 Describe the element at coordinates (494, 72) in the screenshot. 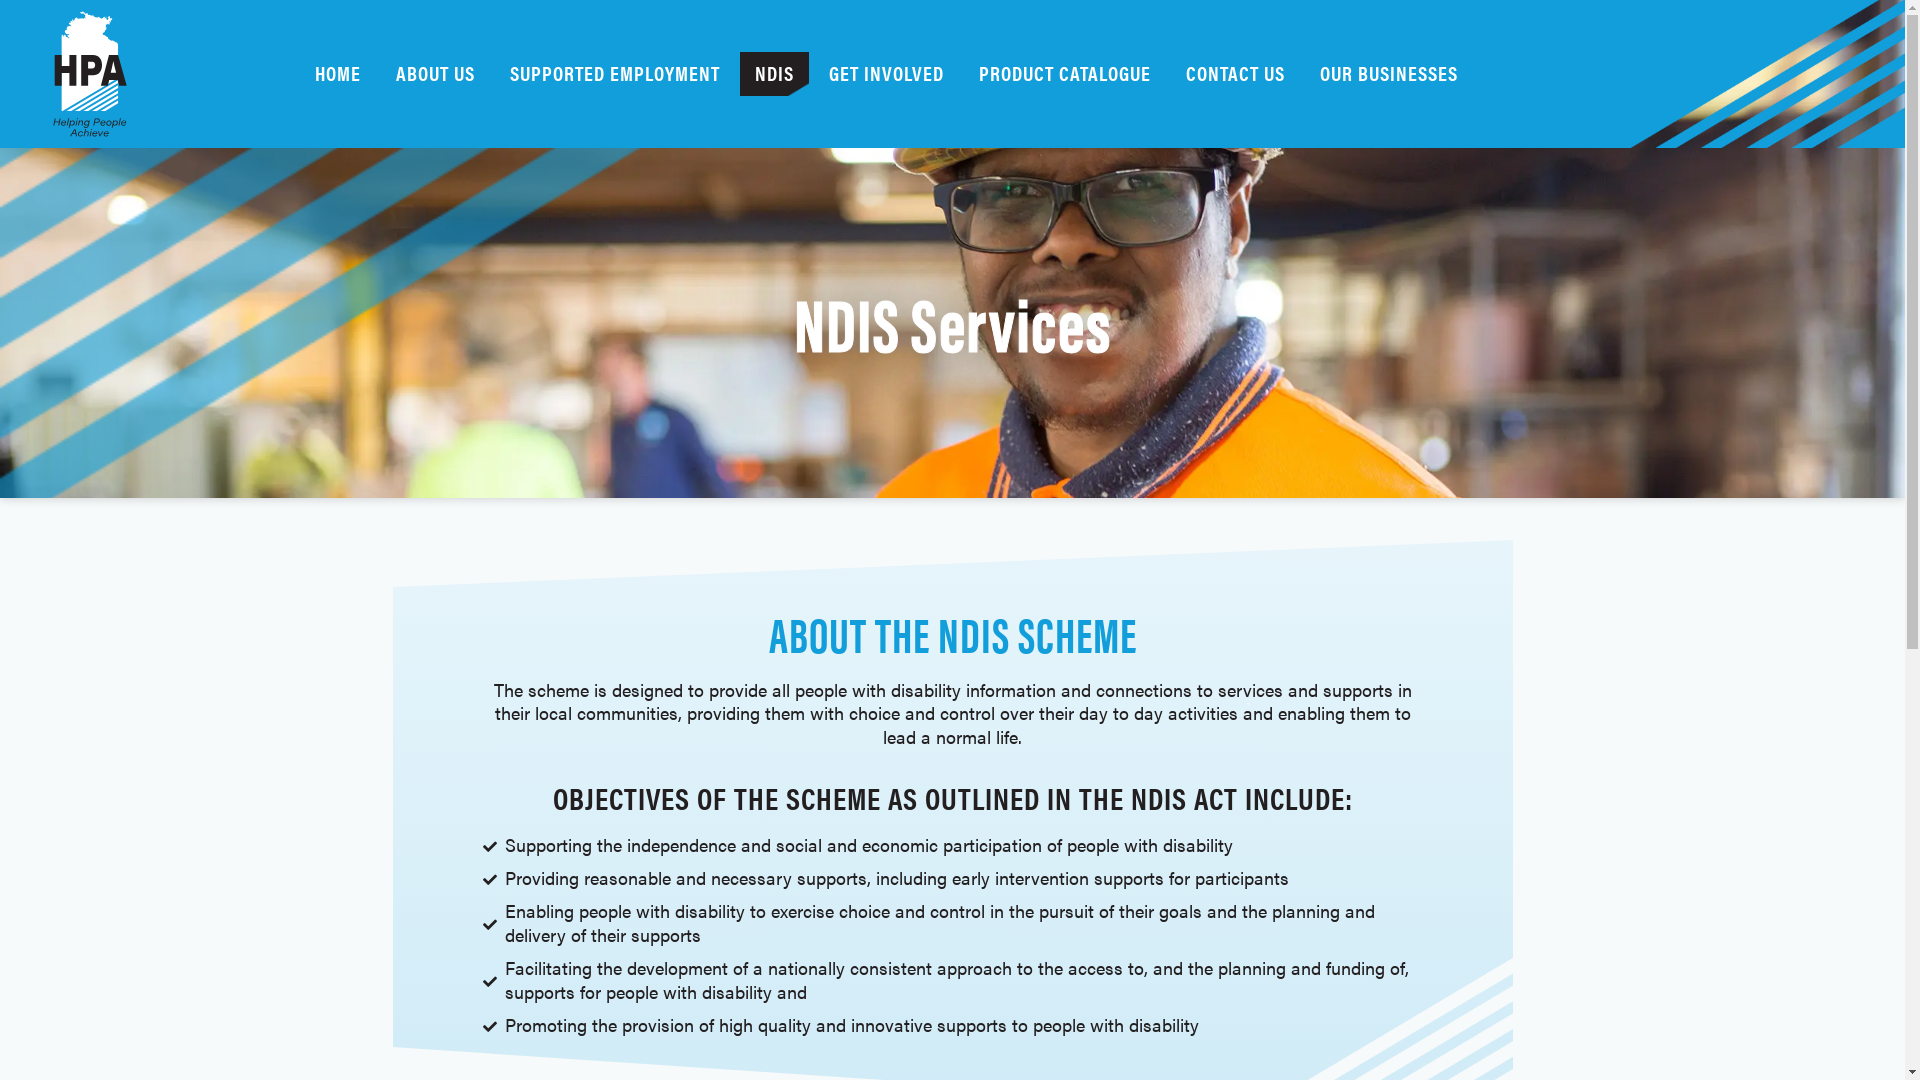

I see `'SUPPORTED EMPLOYMENT'` at that location.